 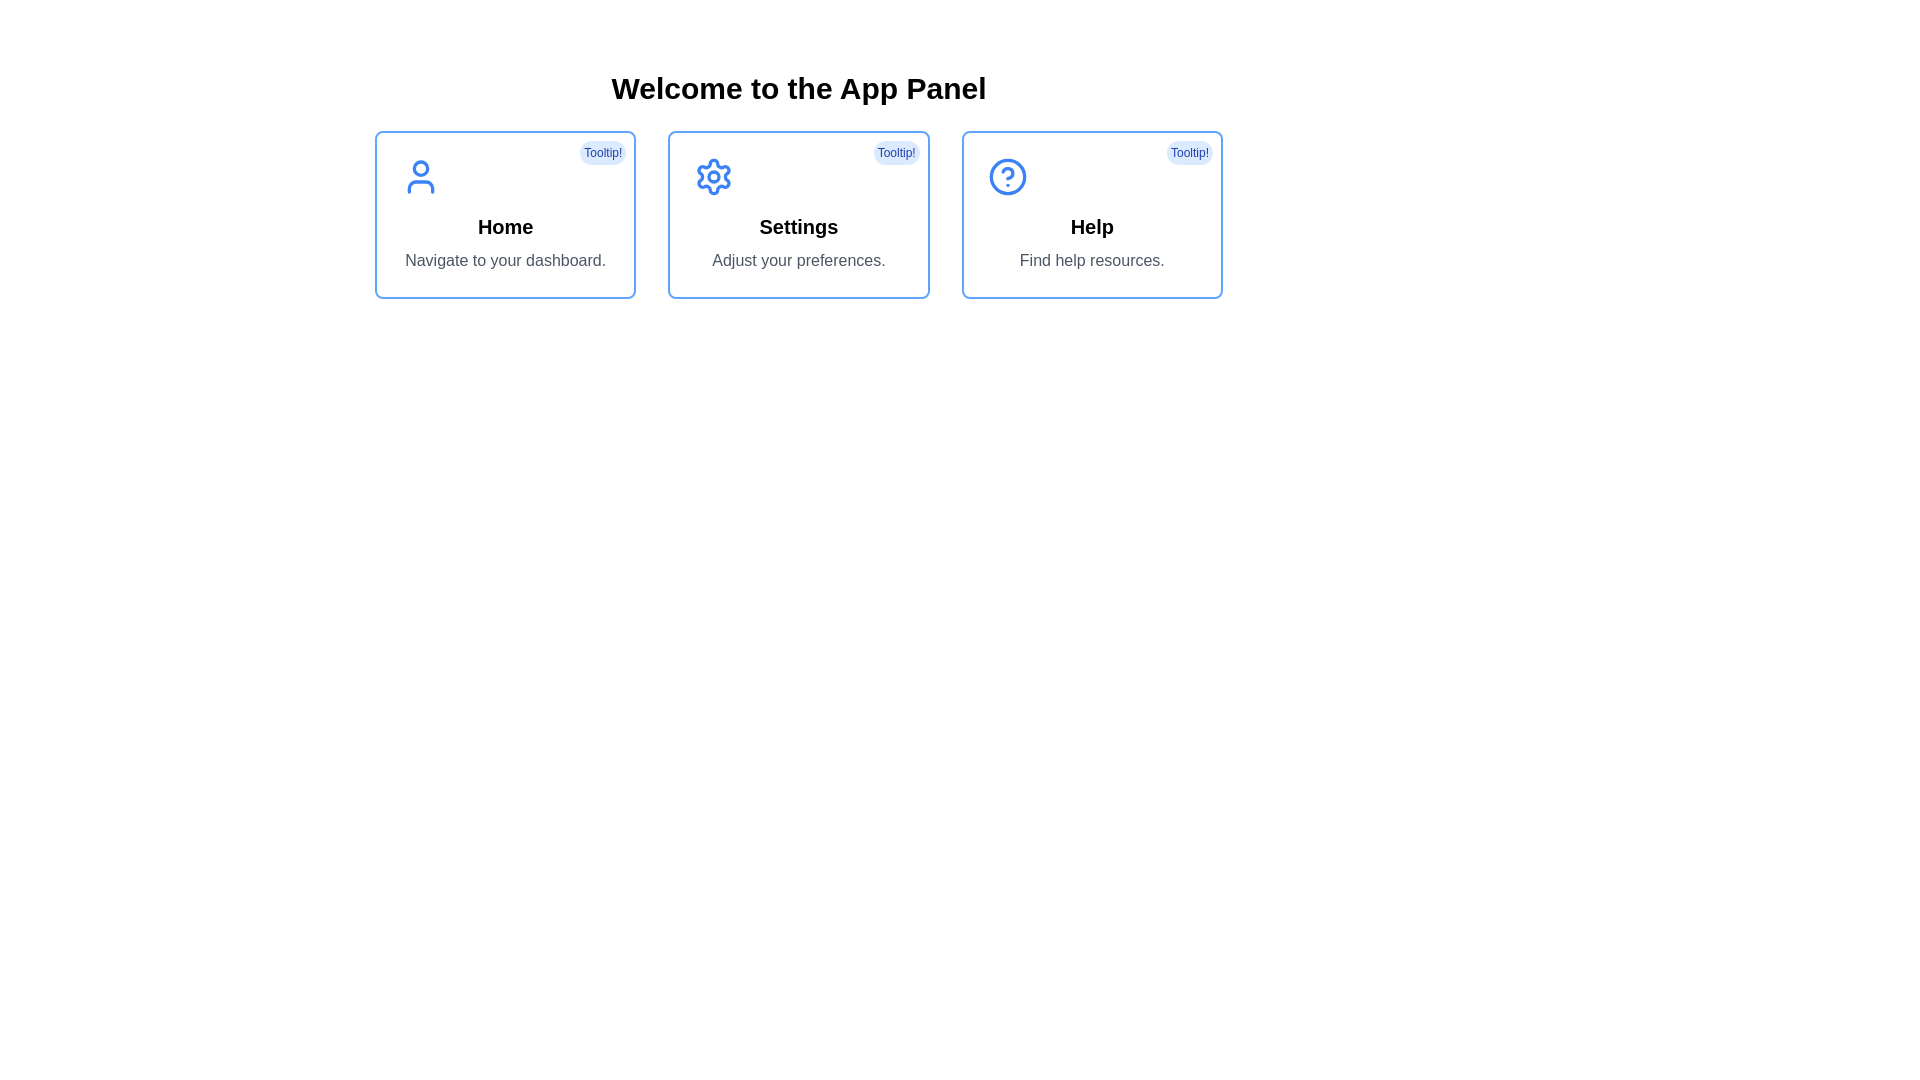 I want to click on the graphical circle that forms the upper portion of the user icon within the first card labeled 'Home', so click(x=420, y=167).